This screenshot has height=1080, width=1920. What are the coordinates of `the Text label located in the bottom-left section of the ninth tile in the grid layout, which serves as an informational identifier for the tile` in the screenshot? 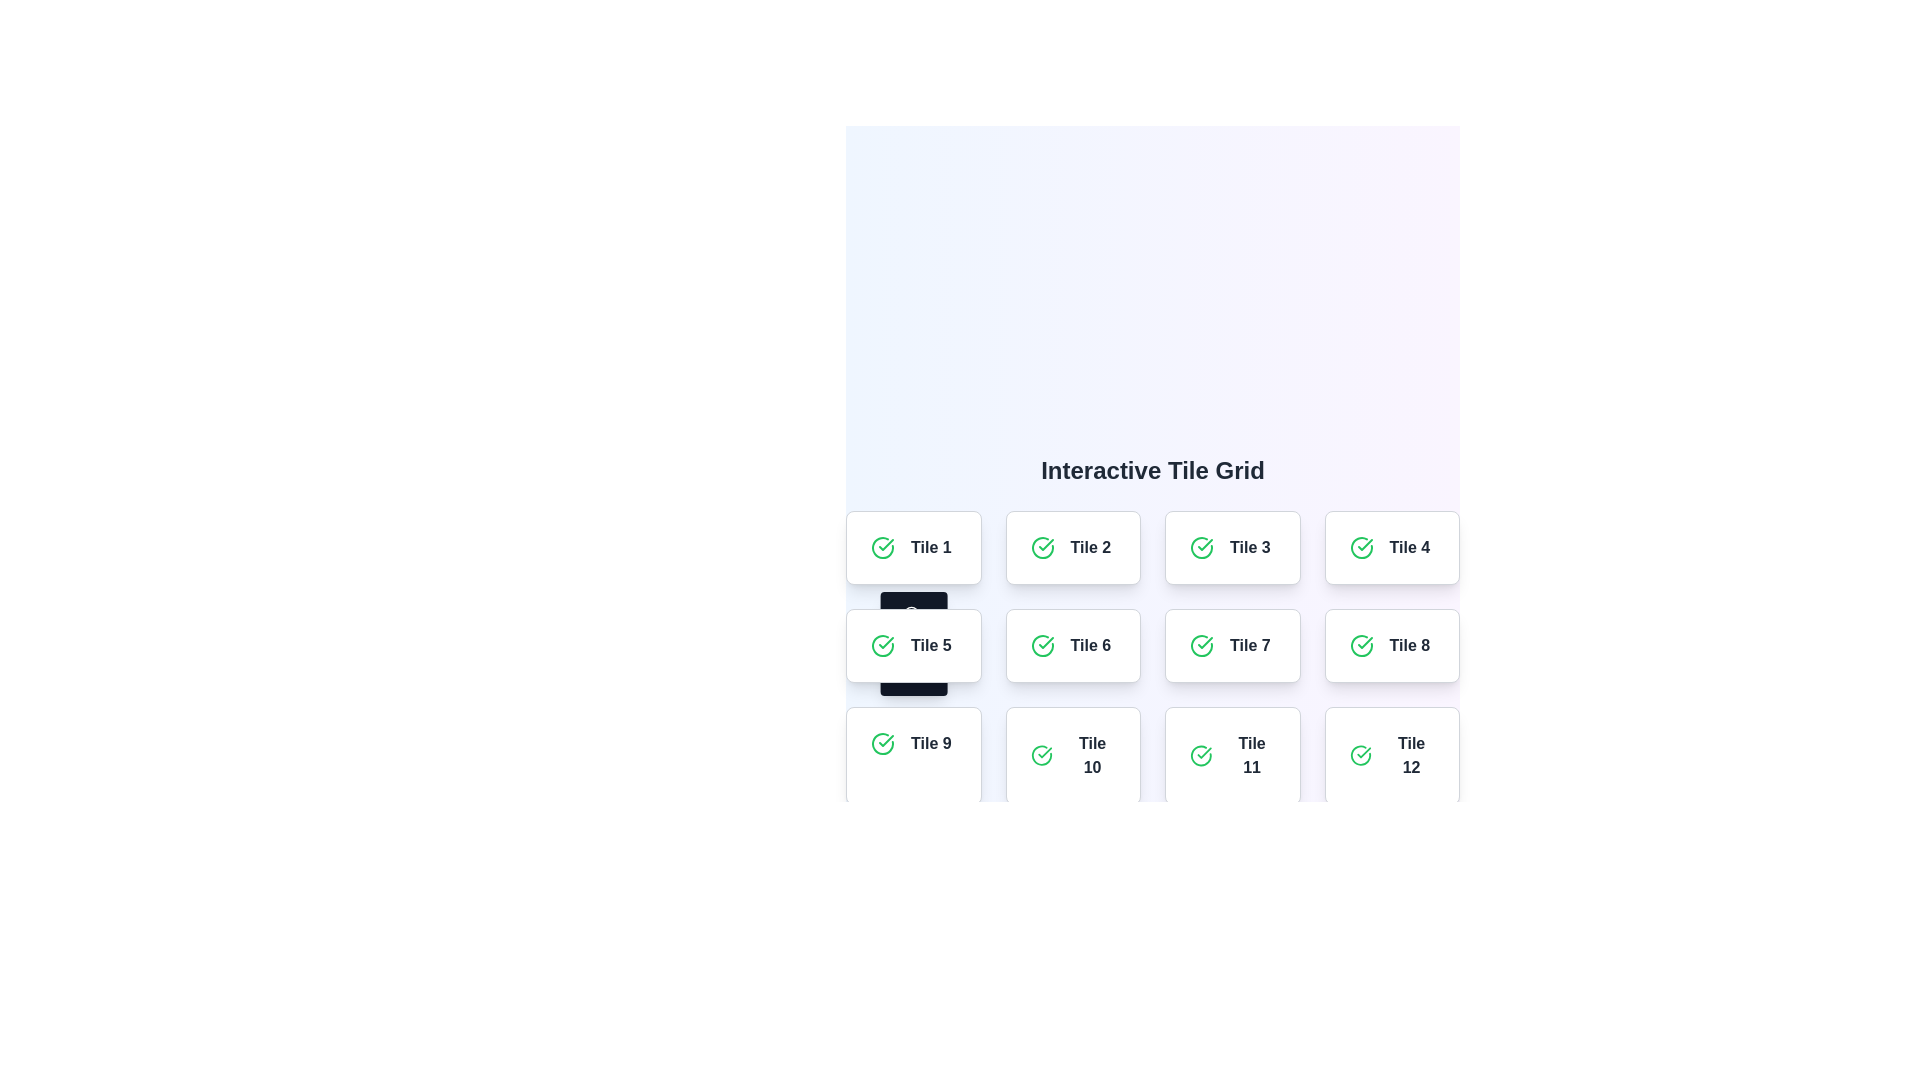 It's located at (930, 744).